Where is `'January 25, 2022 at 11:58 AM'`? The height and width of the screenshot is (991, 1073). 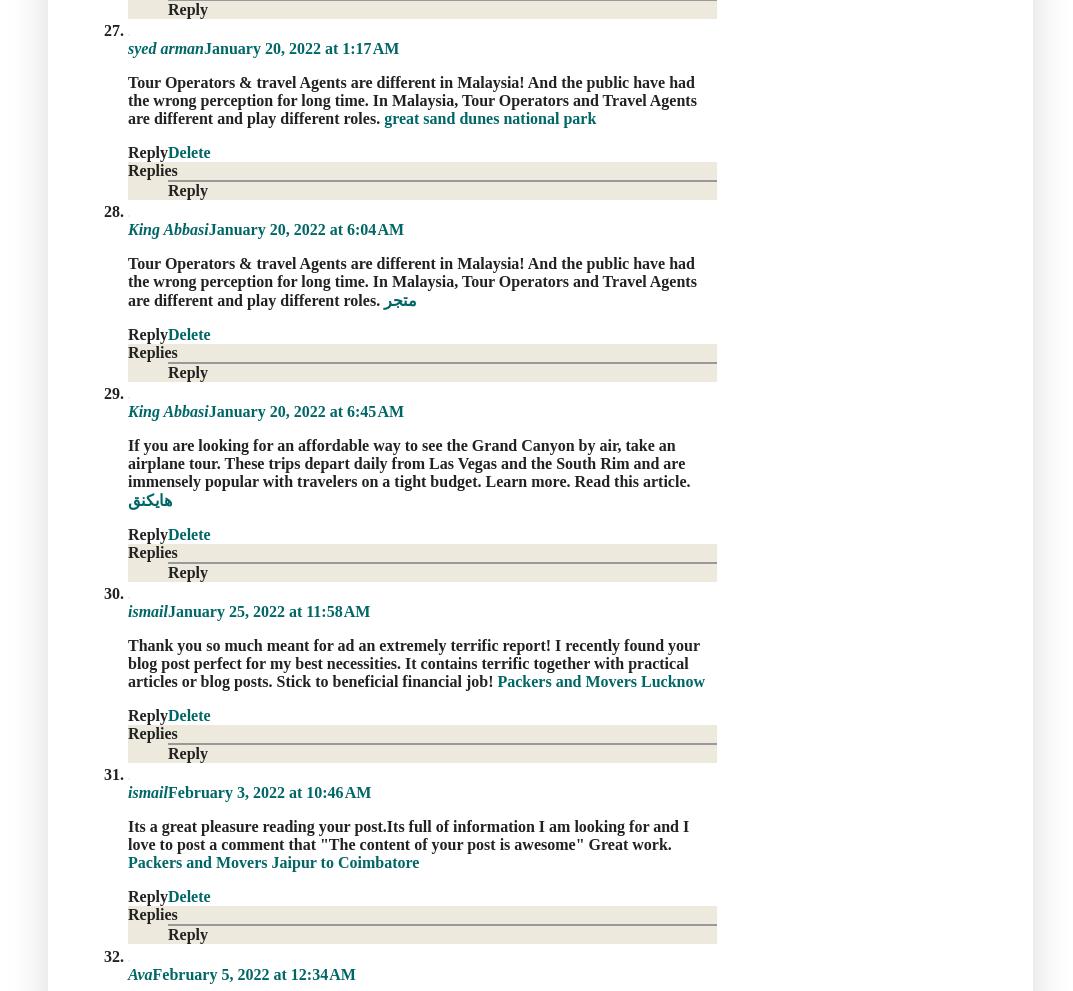 'January 25, 2022 at 11:58 AM' is located at coordinates (268, 611).